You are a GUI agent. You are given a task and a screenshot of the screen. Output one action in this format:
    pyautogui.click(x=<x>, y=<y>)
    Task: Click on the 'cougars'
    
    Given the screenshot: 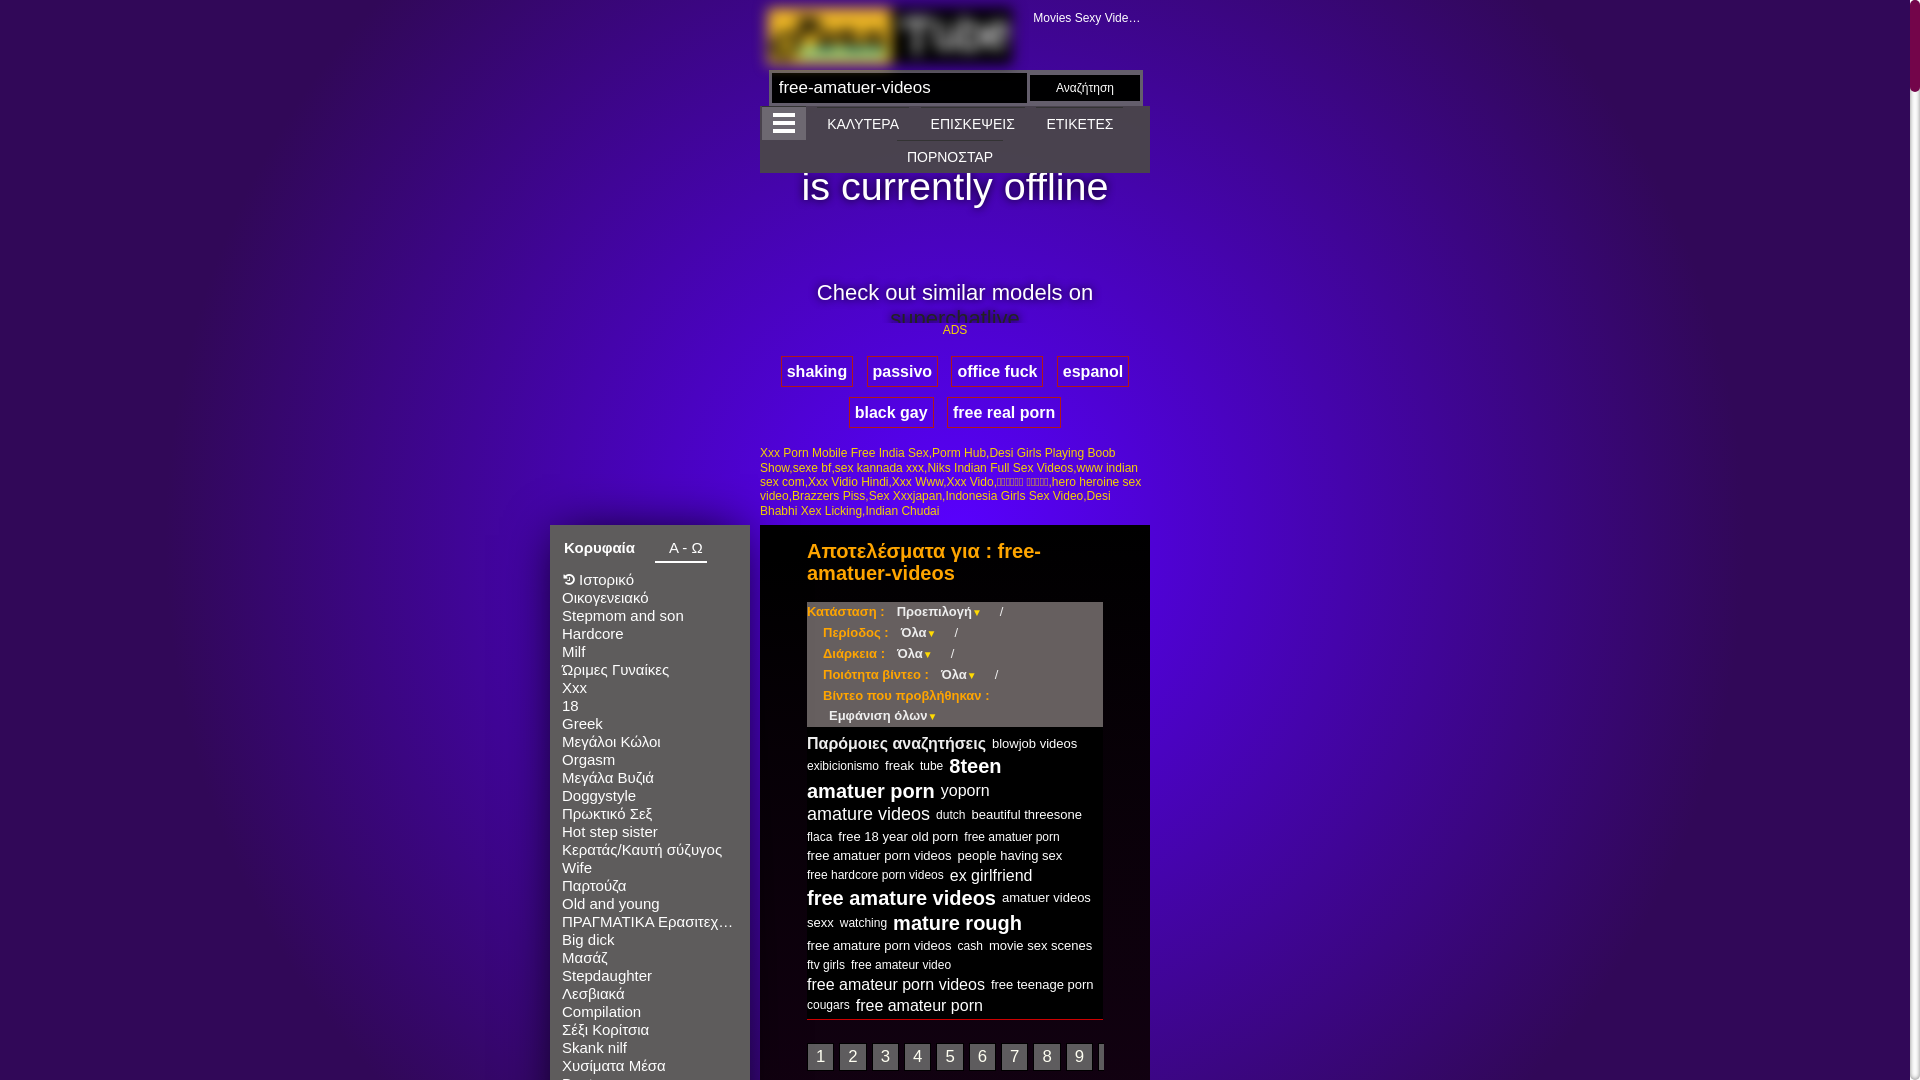 What is the action you would take?
    pyautogui.click(x=828, y=1005)
    